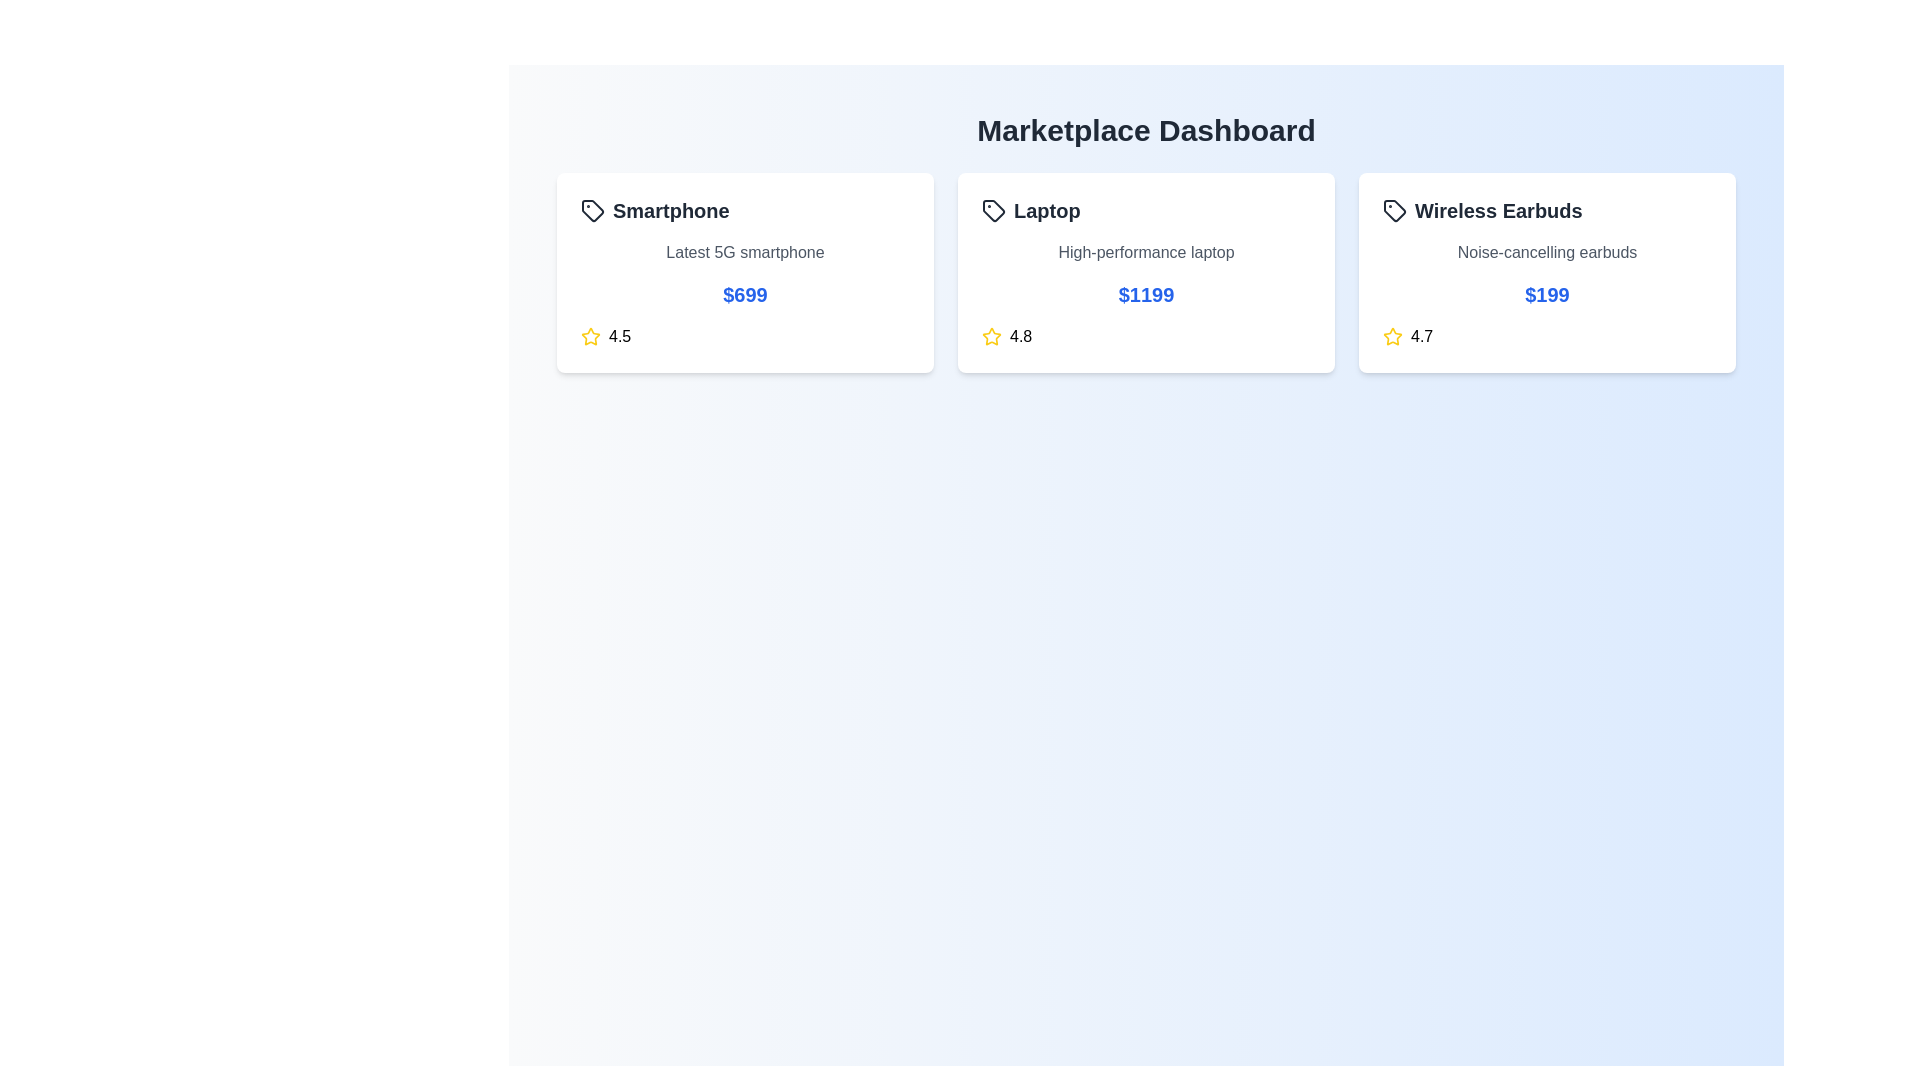 The height and width of the screenshot is (1080, 1920). I want to click on price amount displayed in blue-colored, bold font text labeled as '$1199', located centrally below the subtitle 'High-performance laptop' on the Laptop card, so click(1146, 294).